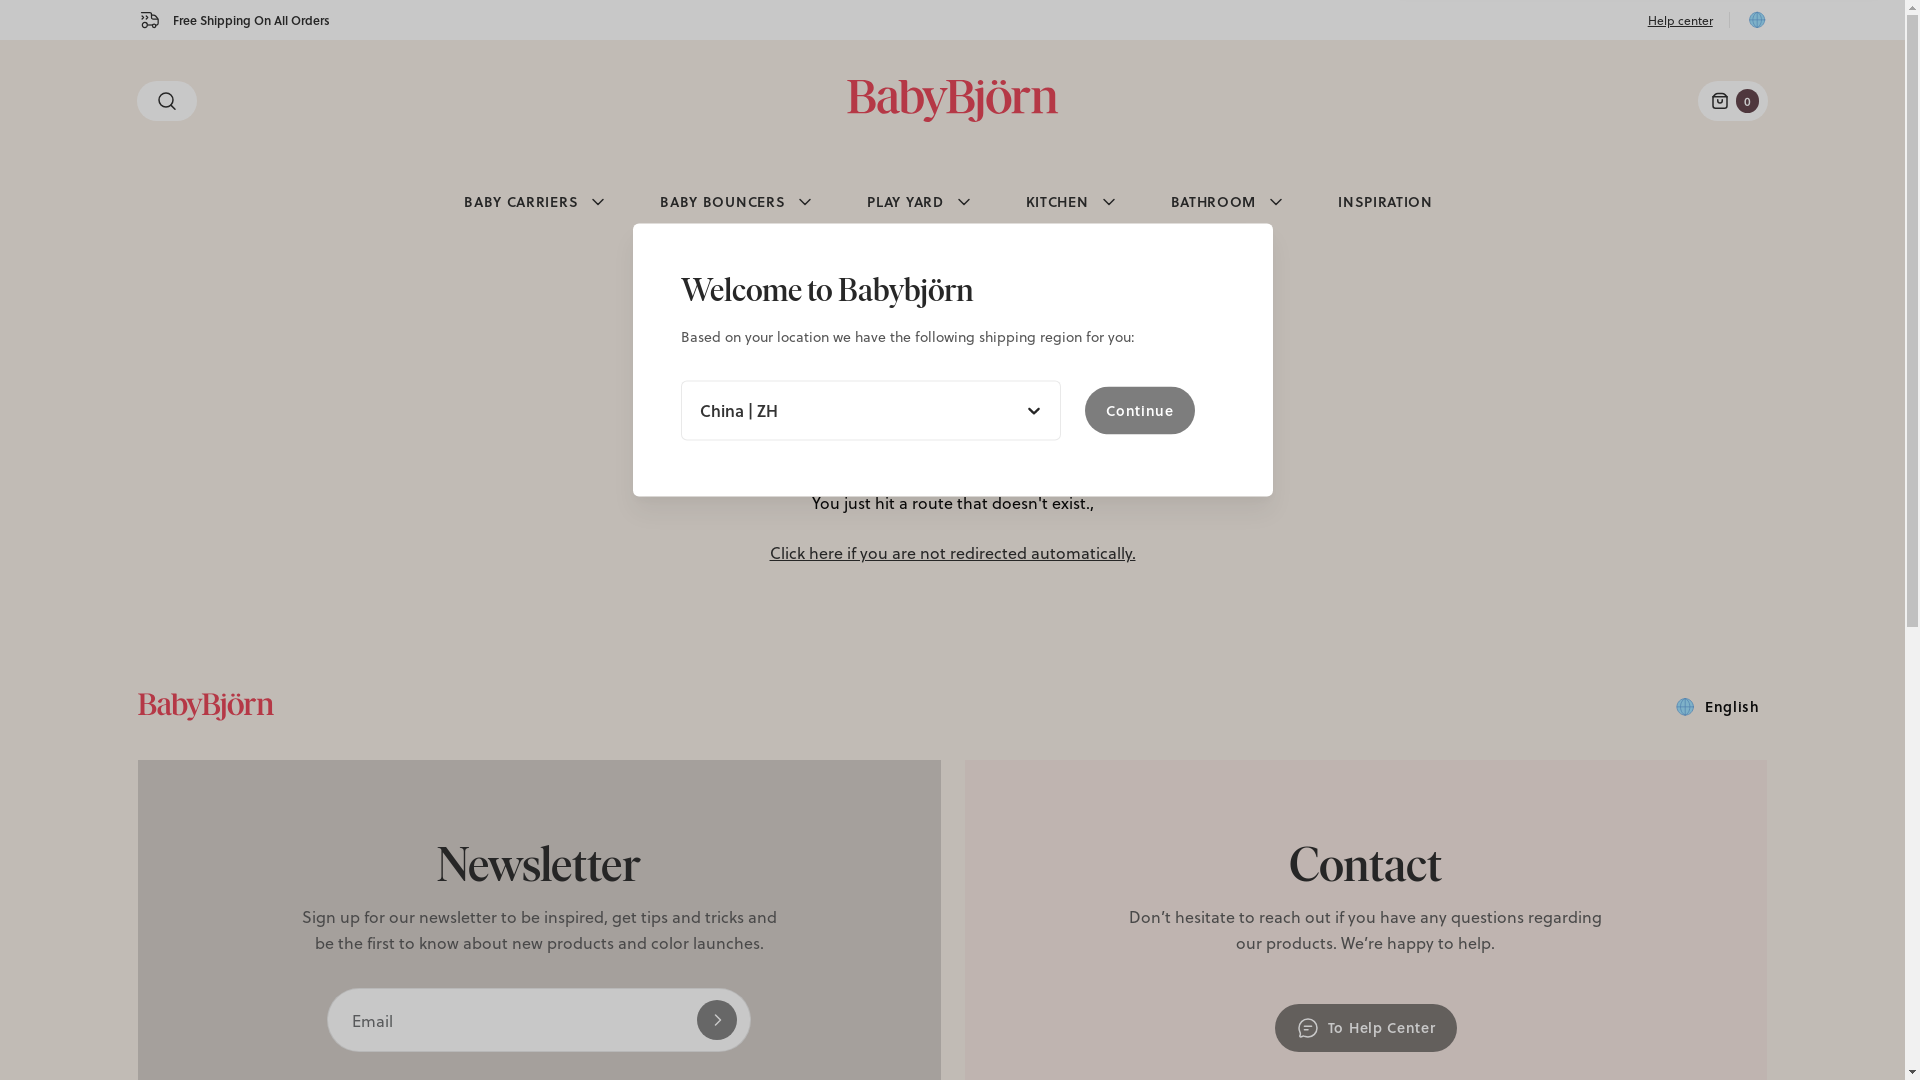 The height and width of the screenshot is (1080, 1920). Describe the element at coordinates (1072, 201) in the screenshot. I see `'KITCHEN'` at that location.